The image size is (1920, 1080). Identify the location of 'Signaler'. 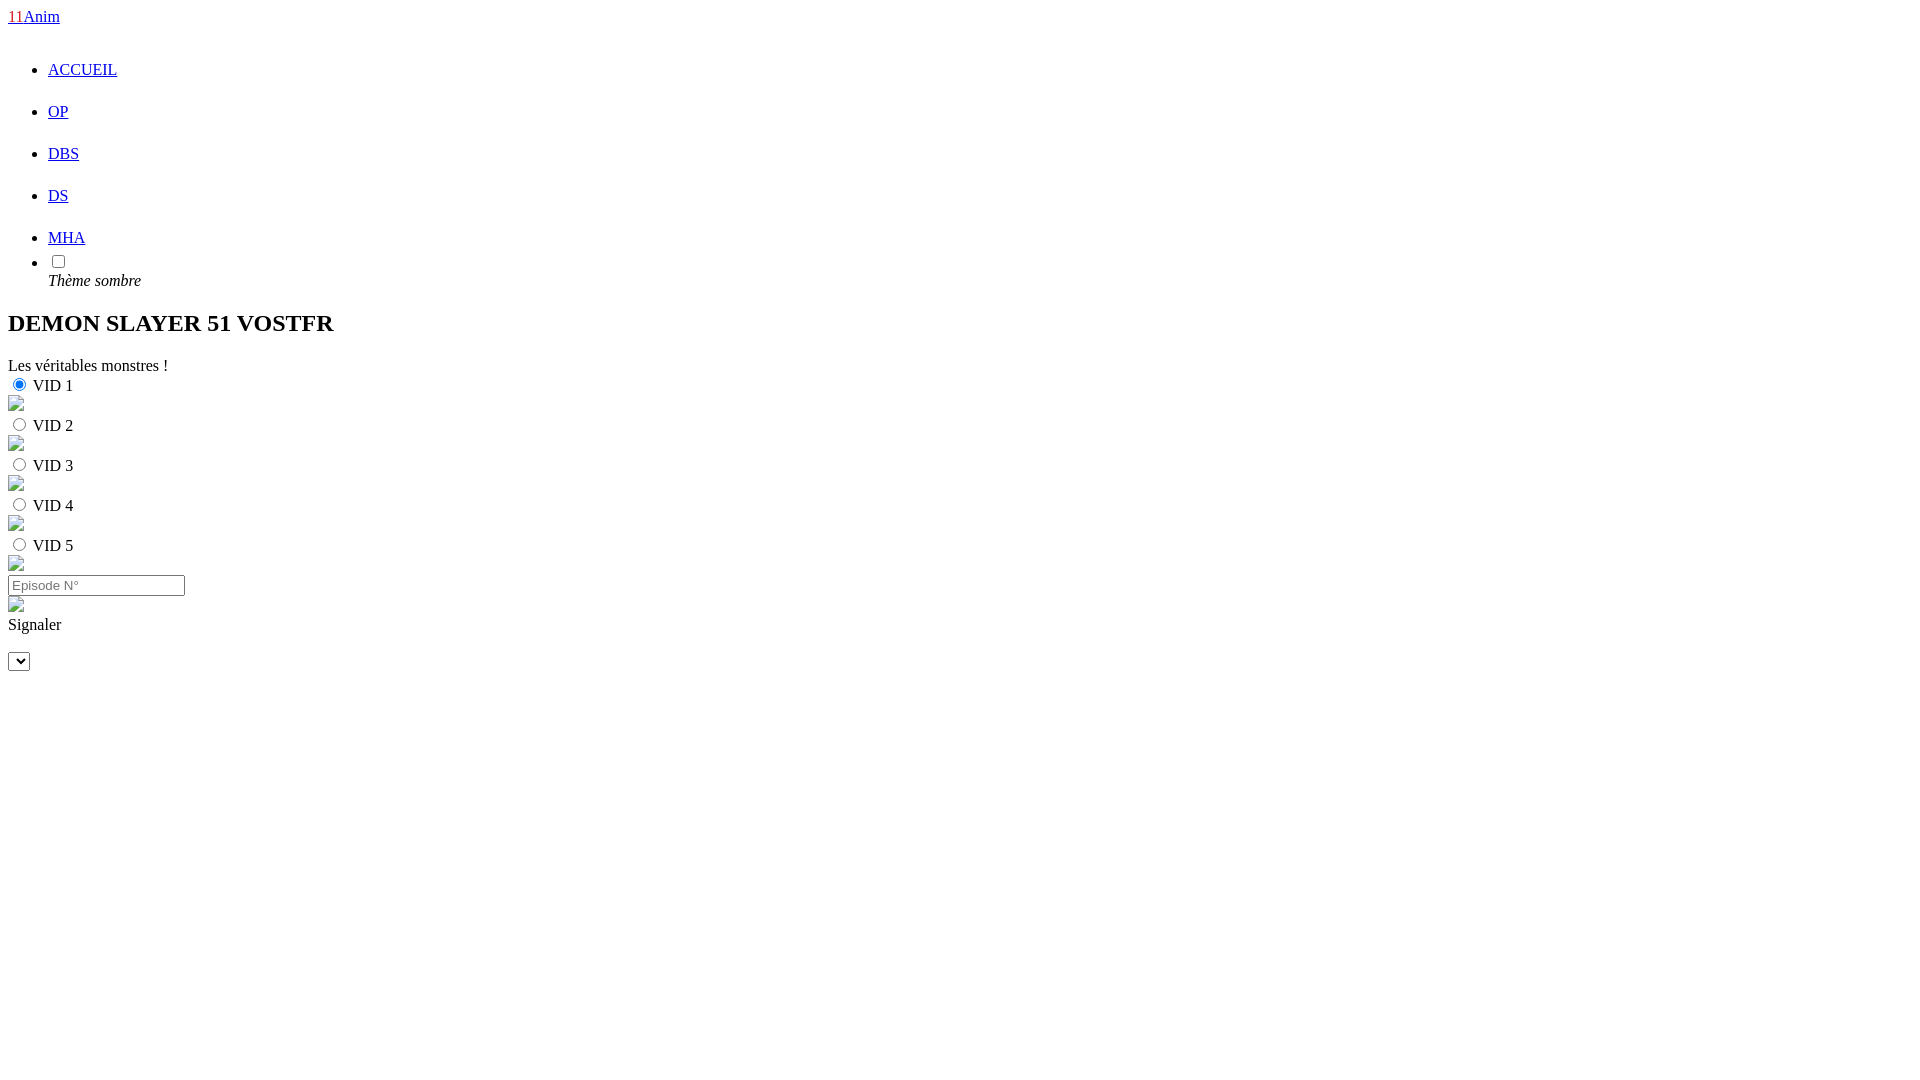
(960, 623).